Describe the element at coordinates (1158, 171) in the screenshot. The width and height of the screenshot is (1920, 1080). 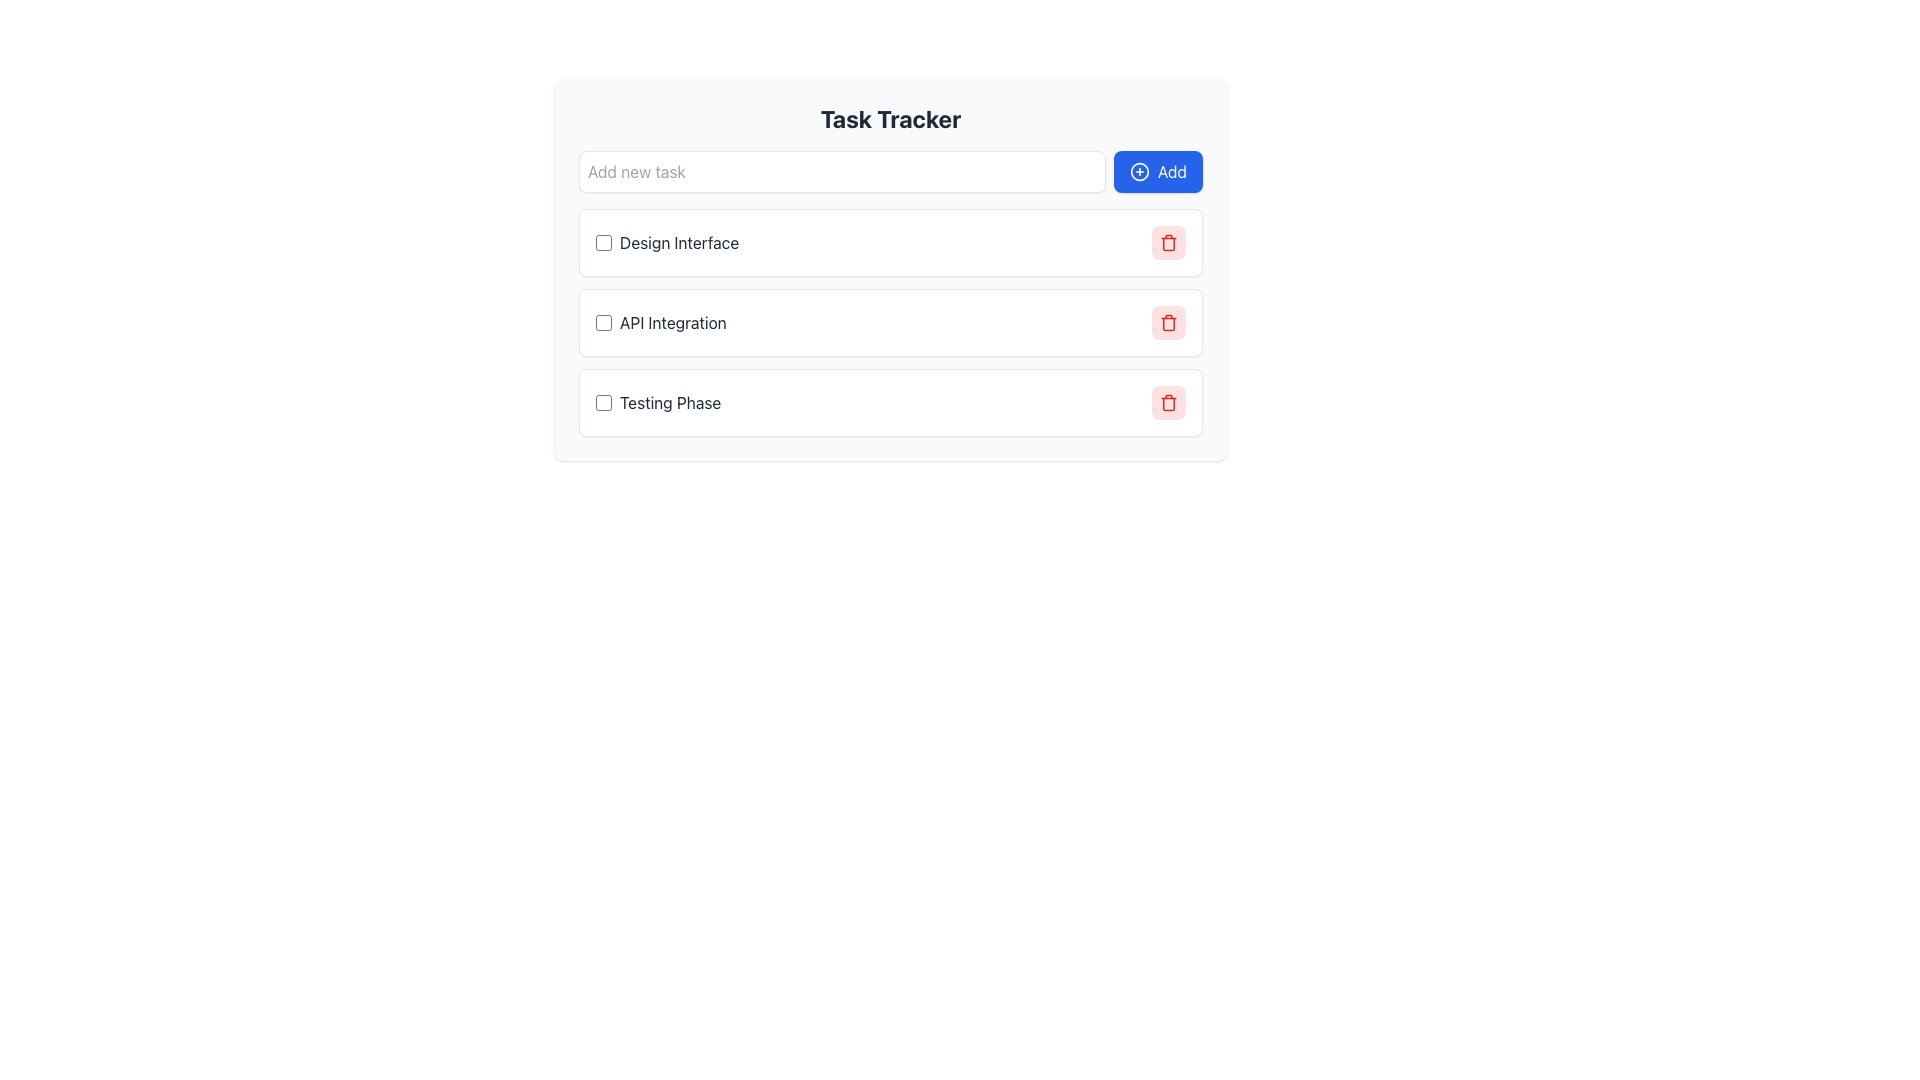
I see `the task addition button located at the right end of the task input section to trigger hover effects` at that location.